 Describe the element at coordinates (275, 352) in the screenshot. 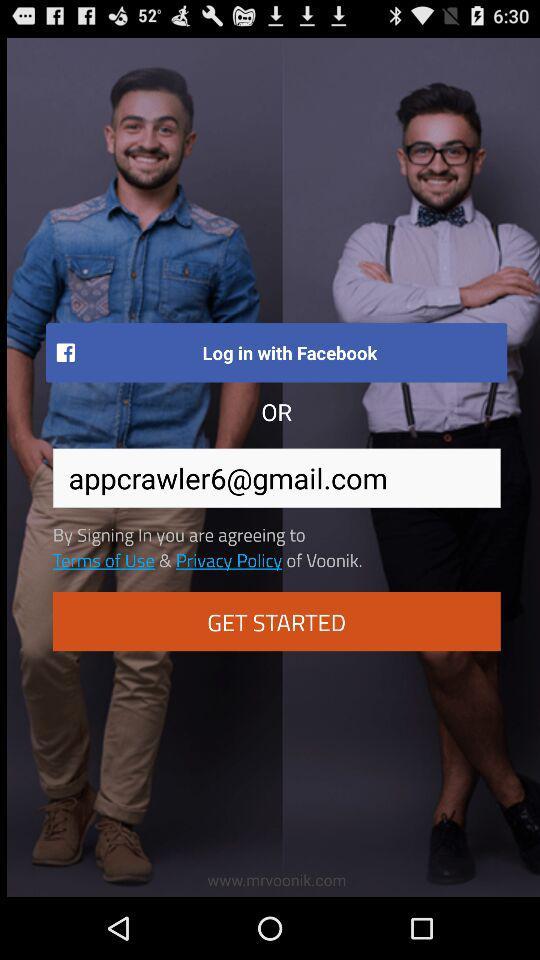

I see `the item above or icon` at that location.